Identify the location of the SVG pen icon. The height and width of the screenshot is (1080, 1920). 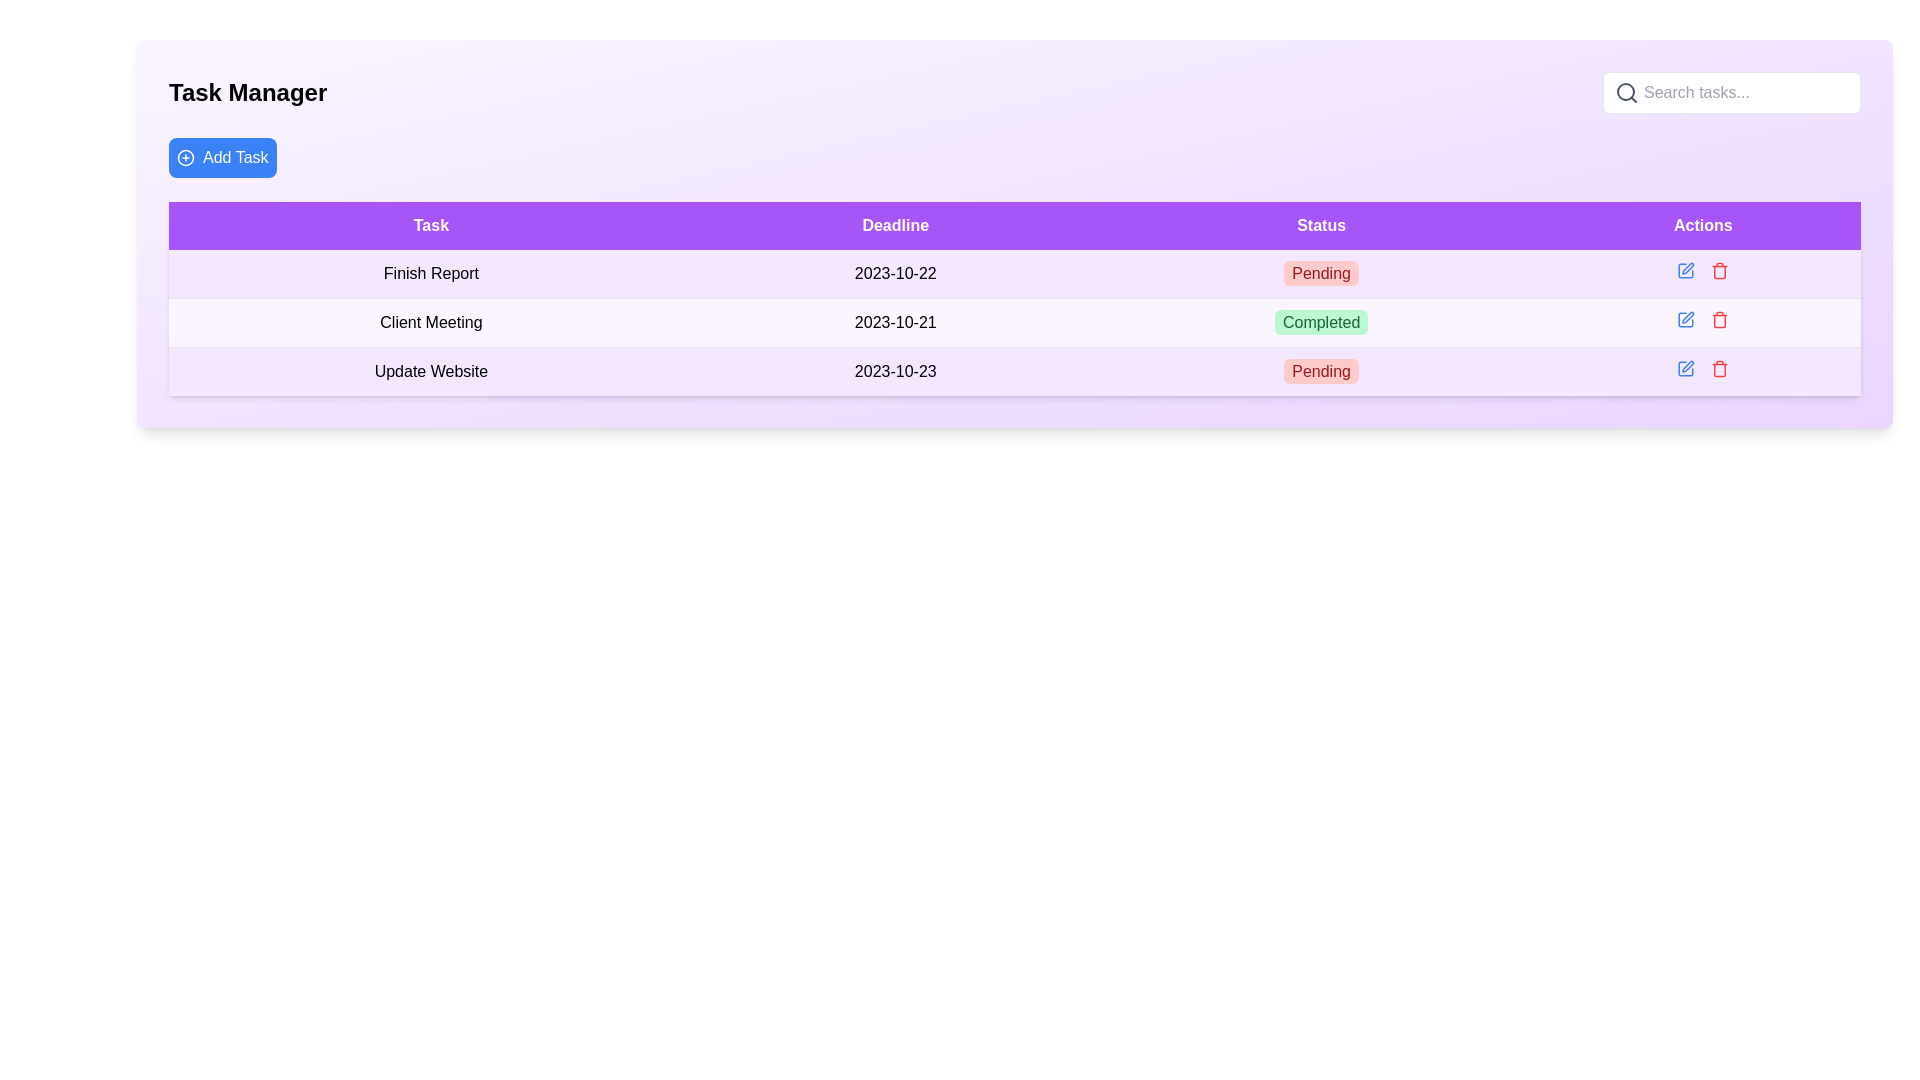
(1687, 267).